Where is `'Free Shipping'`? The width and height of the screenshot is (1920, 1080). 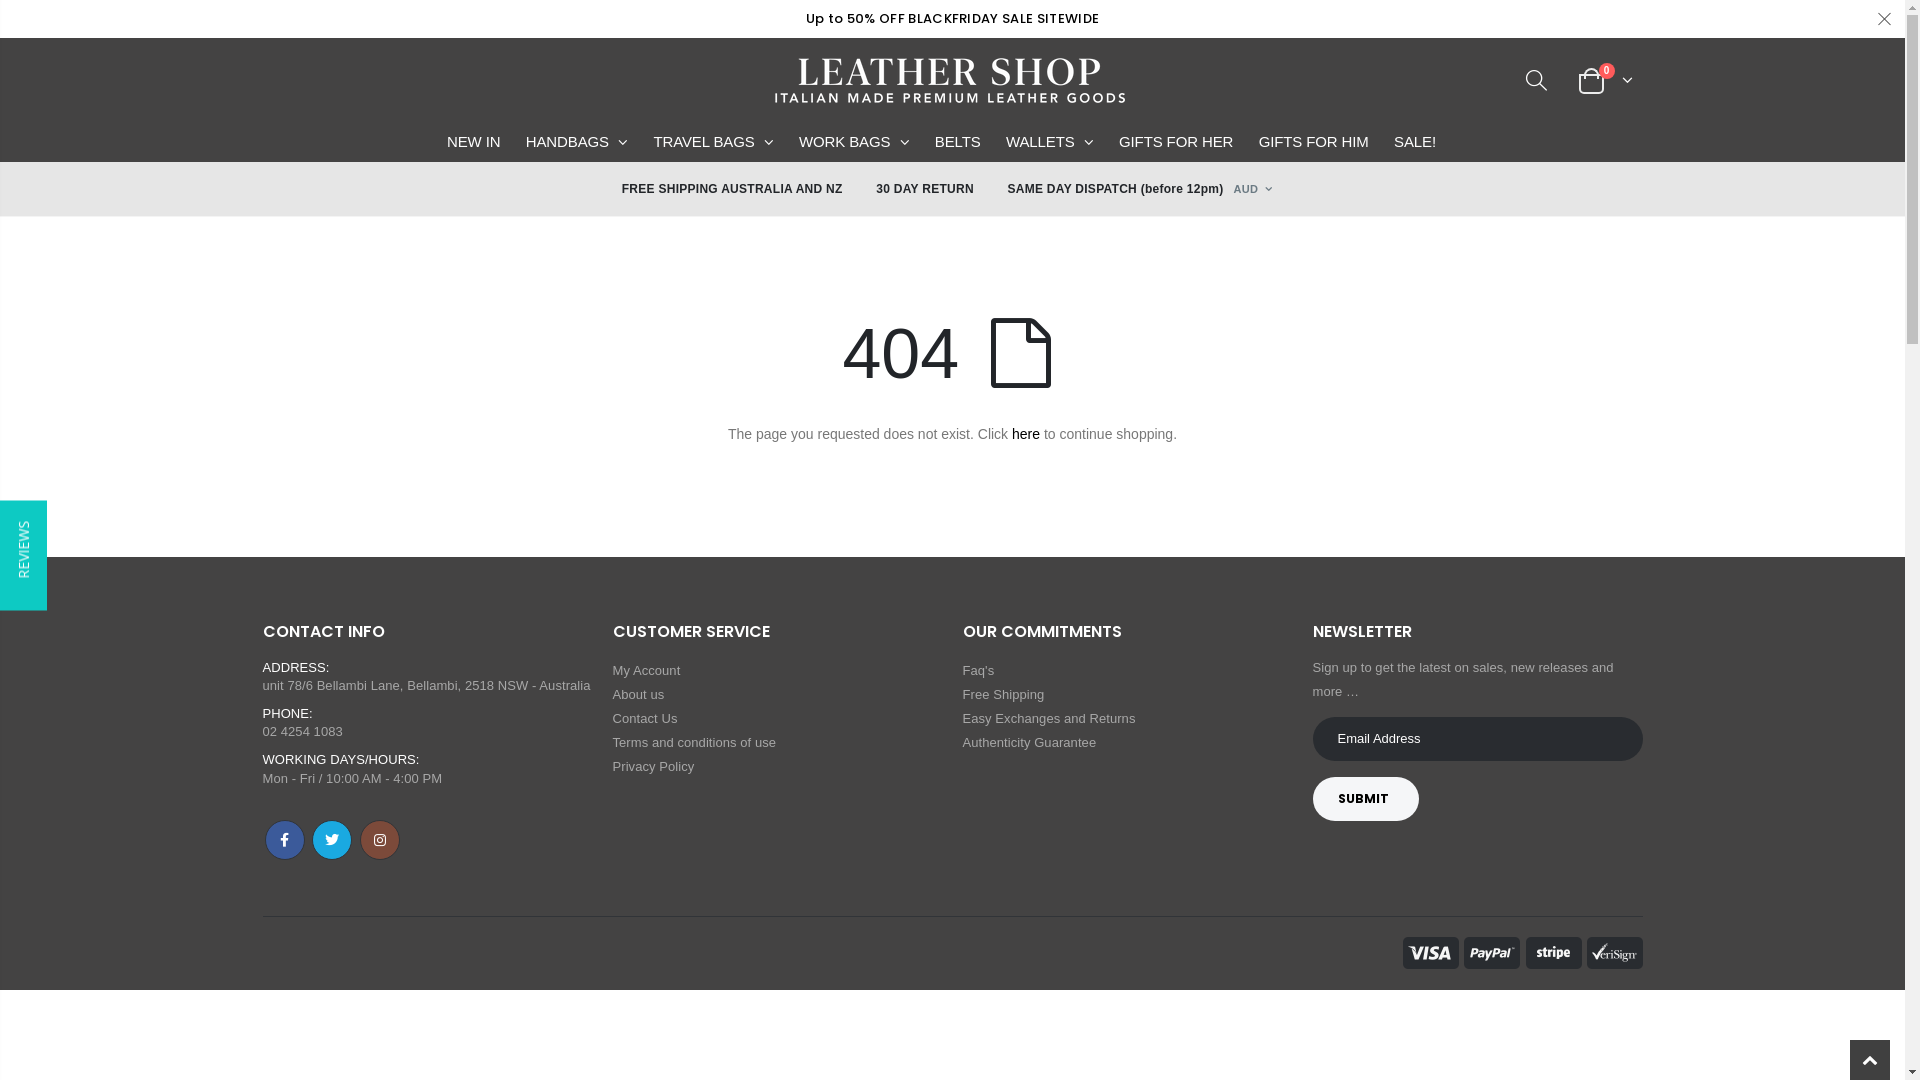 'Free Shipping' is located at coordinates (961, 693).